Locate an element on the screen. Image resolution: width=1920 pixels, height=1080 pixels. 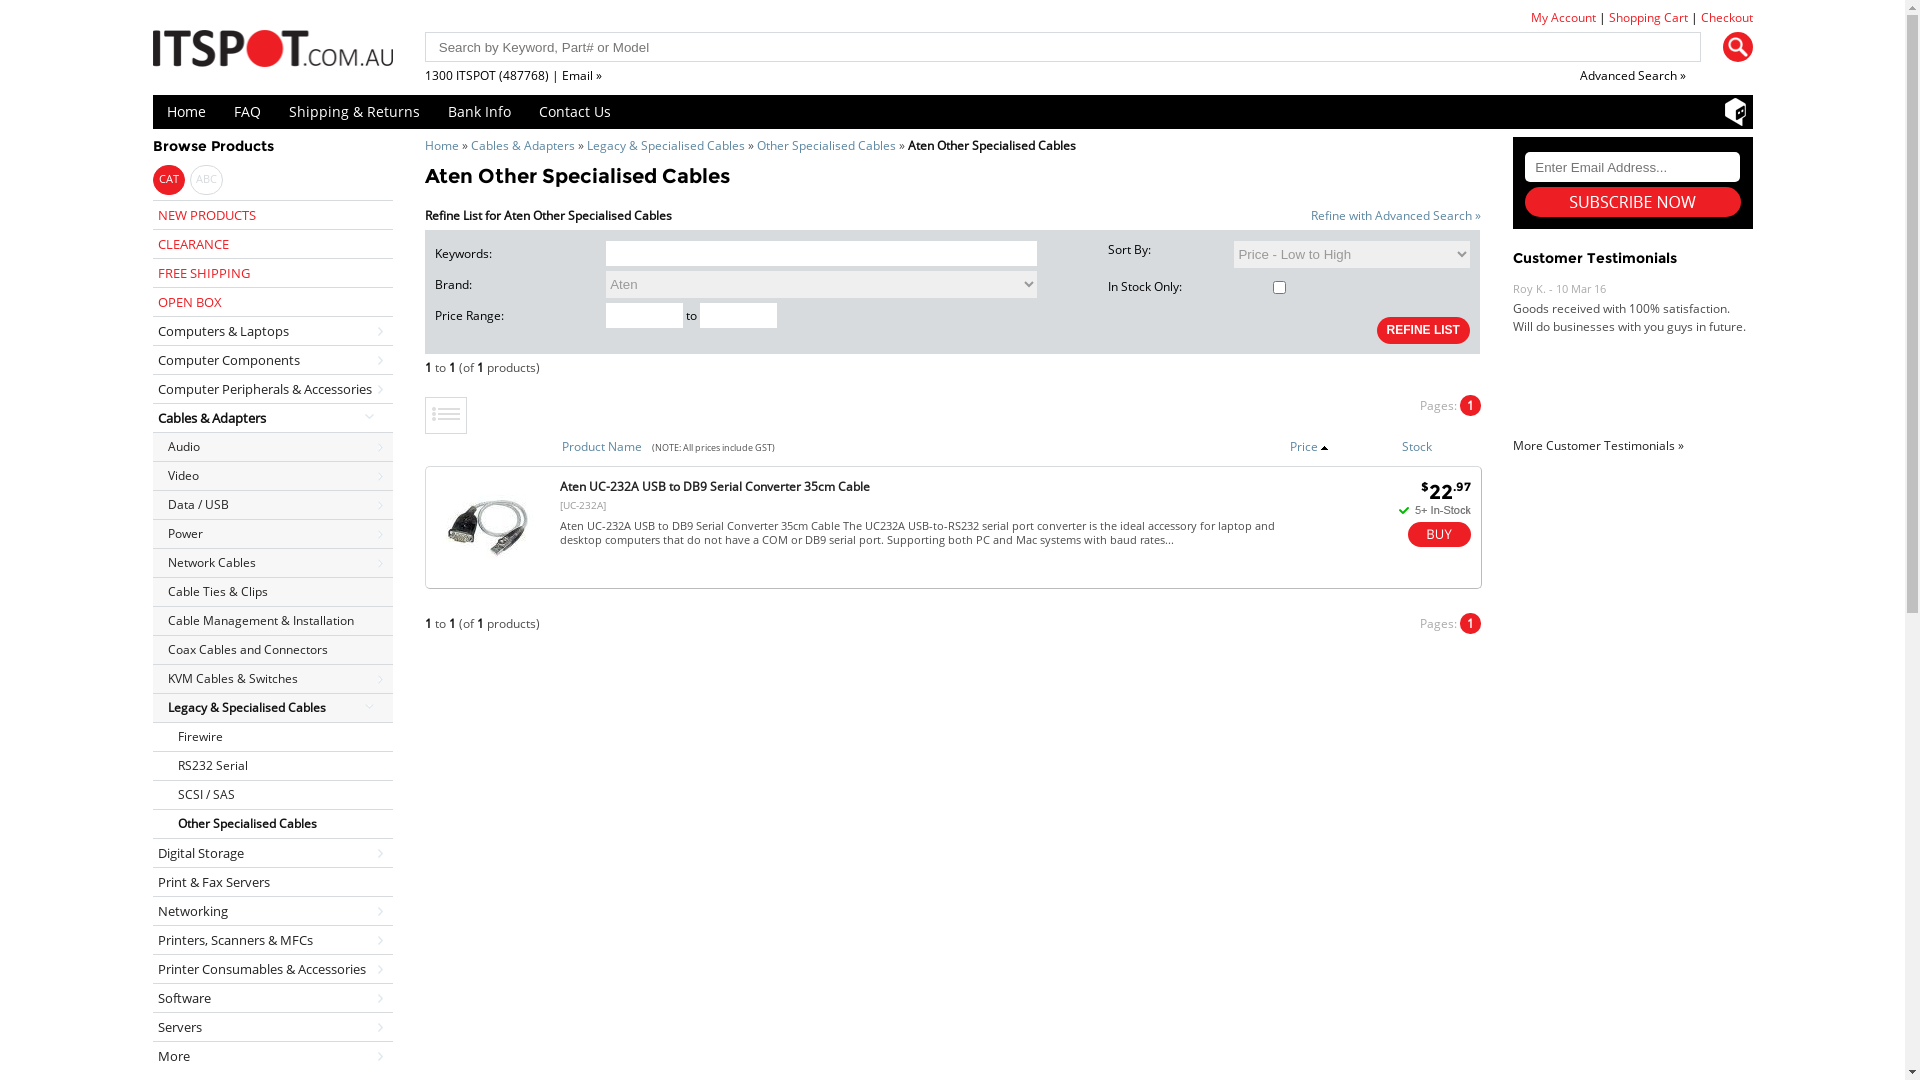
'KVM Cables & Switches' is located at coordinates (271, 677).